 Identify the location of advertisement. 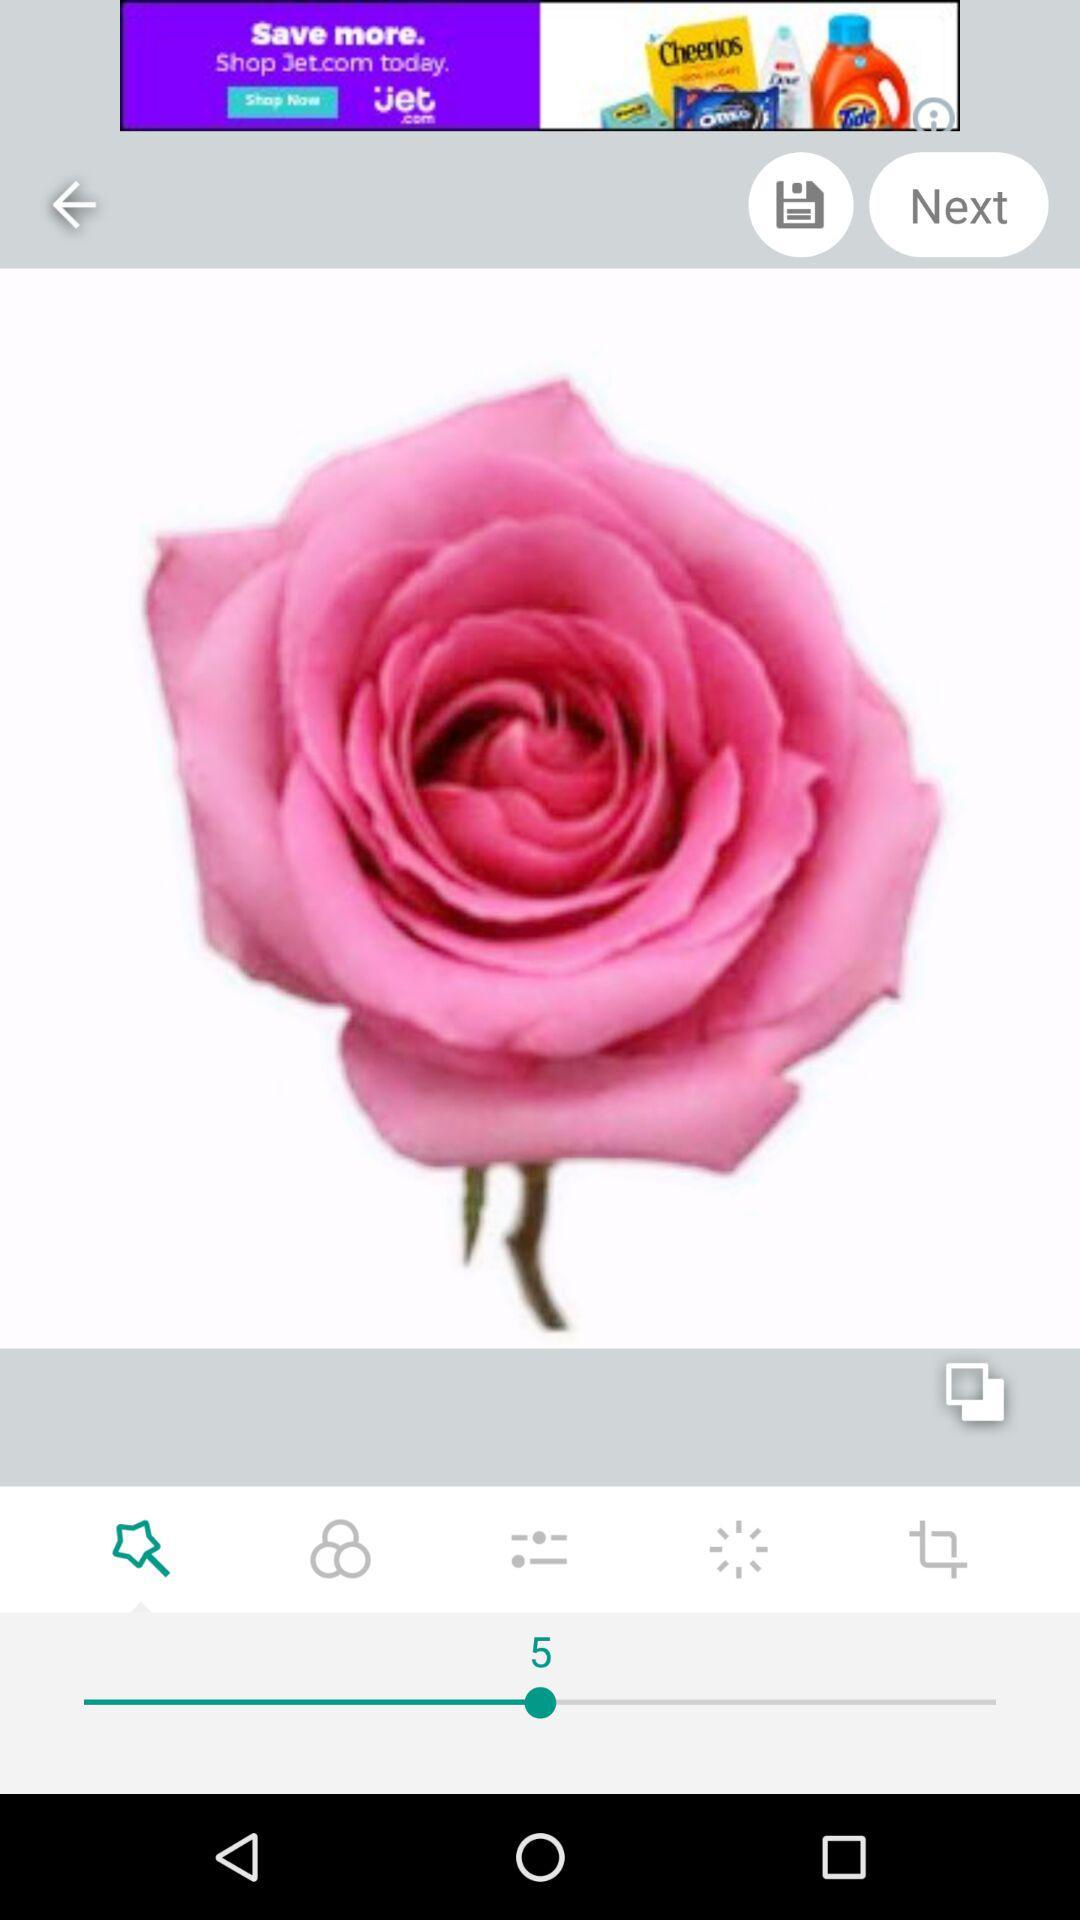
(540, 65).